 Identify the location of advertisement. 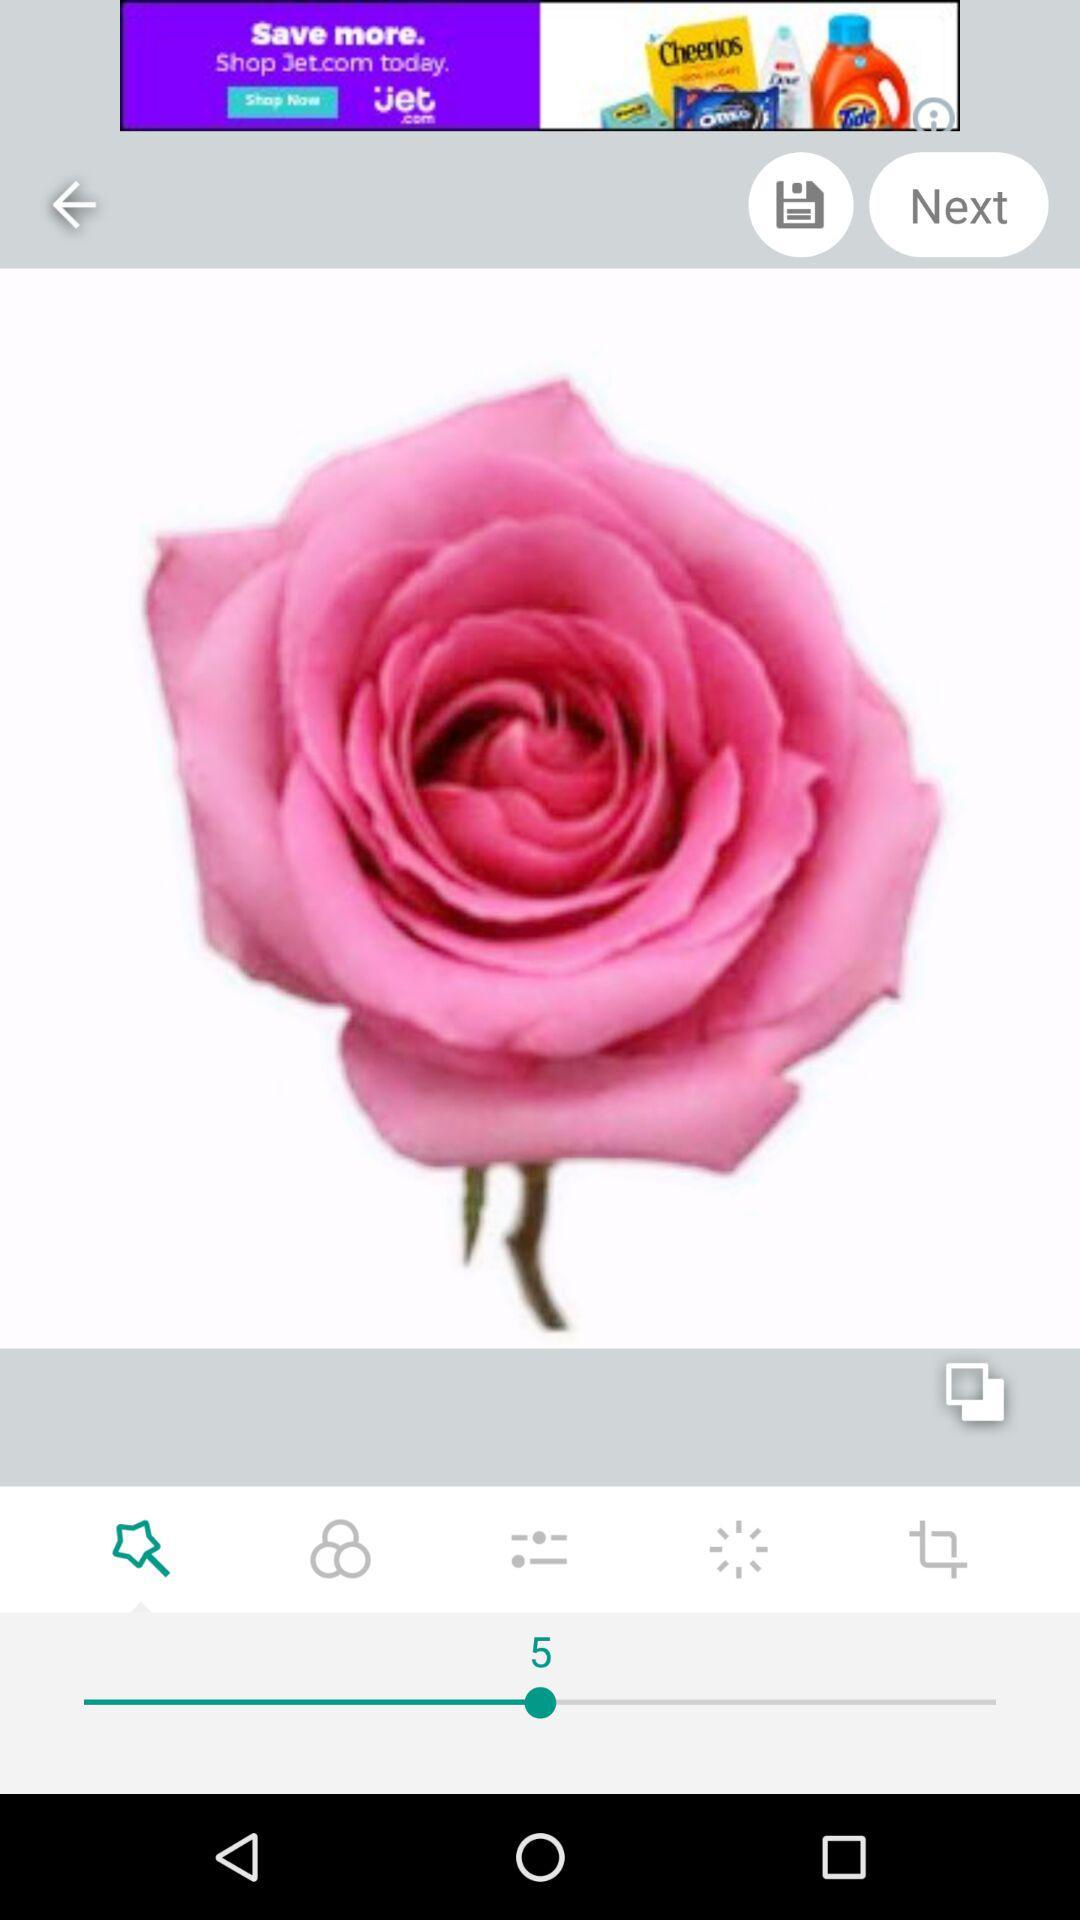
(540, 65).